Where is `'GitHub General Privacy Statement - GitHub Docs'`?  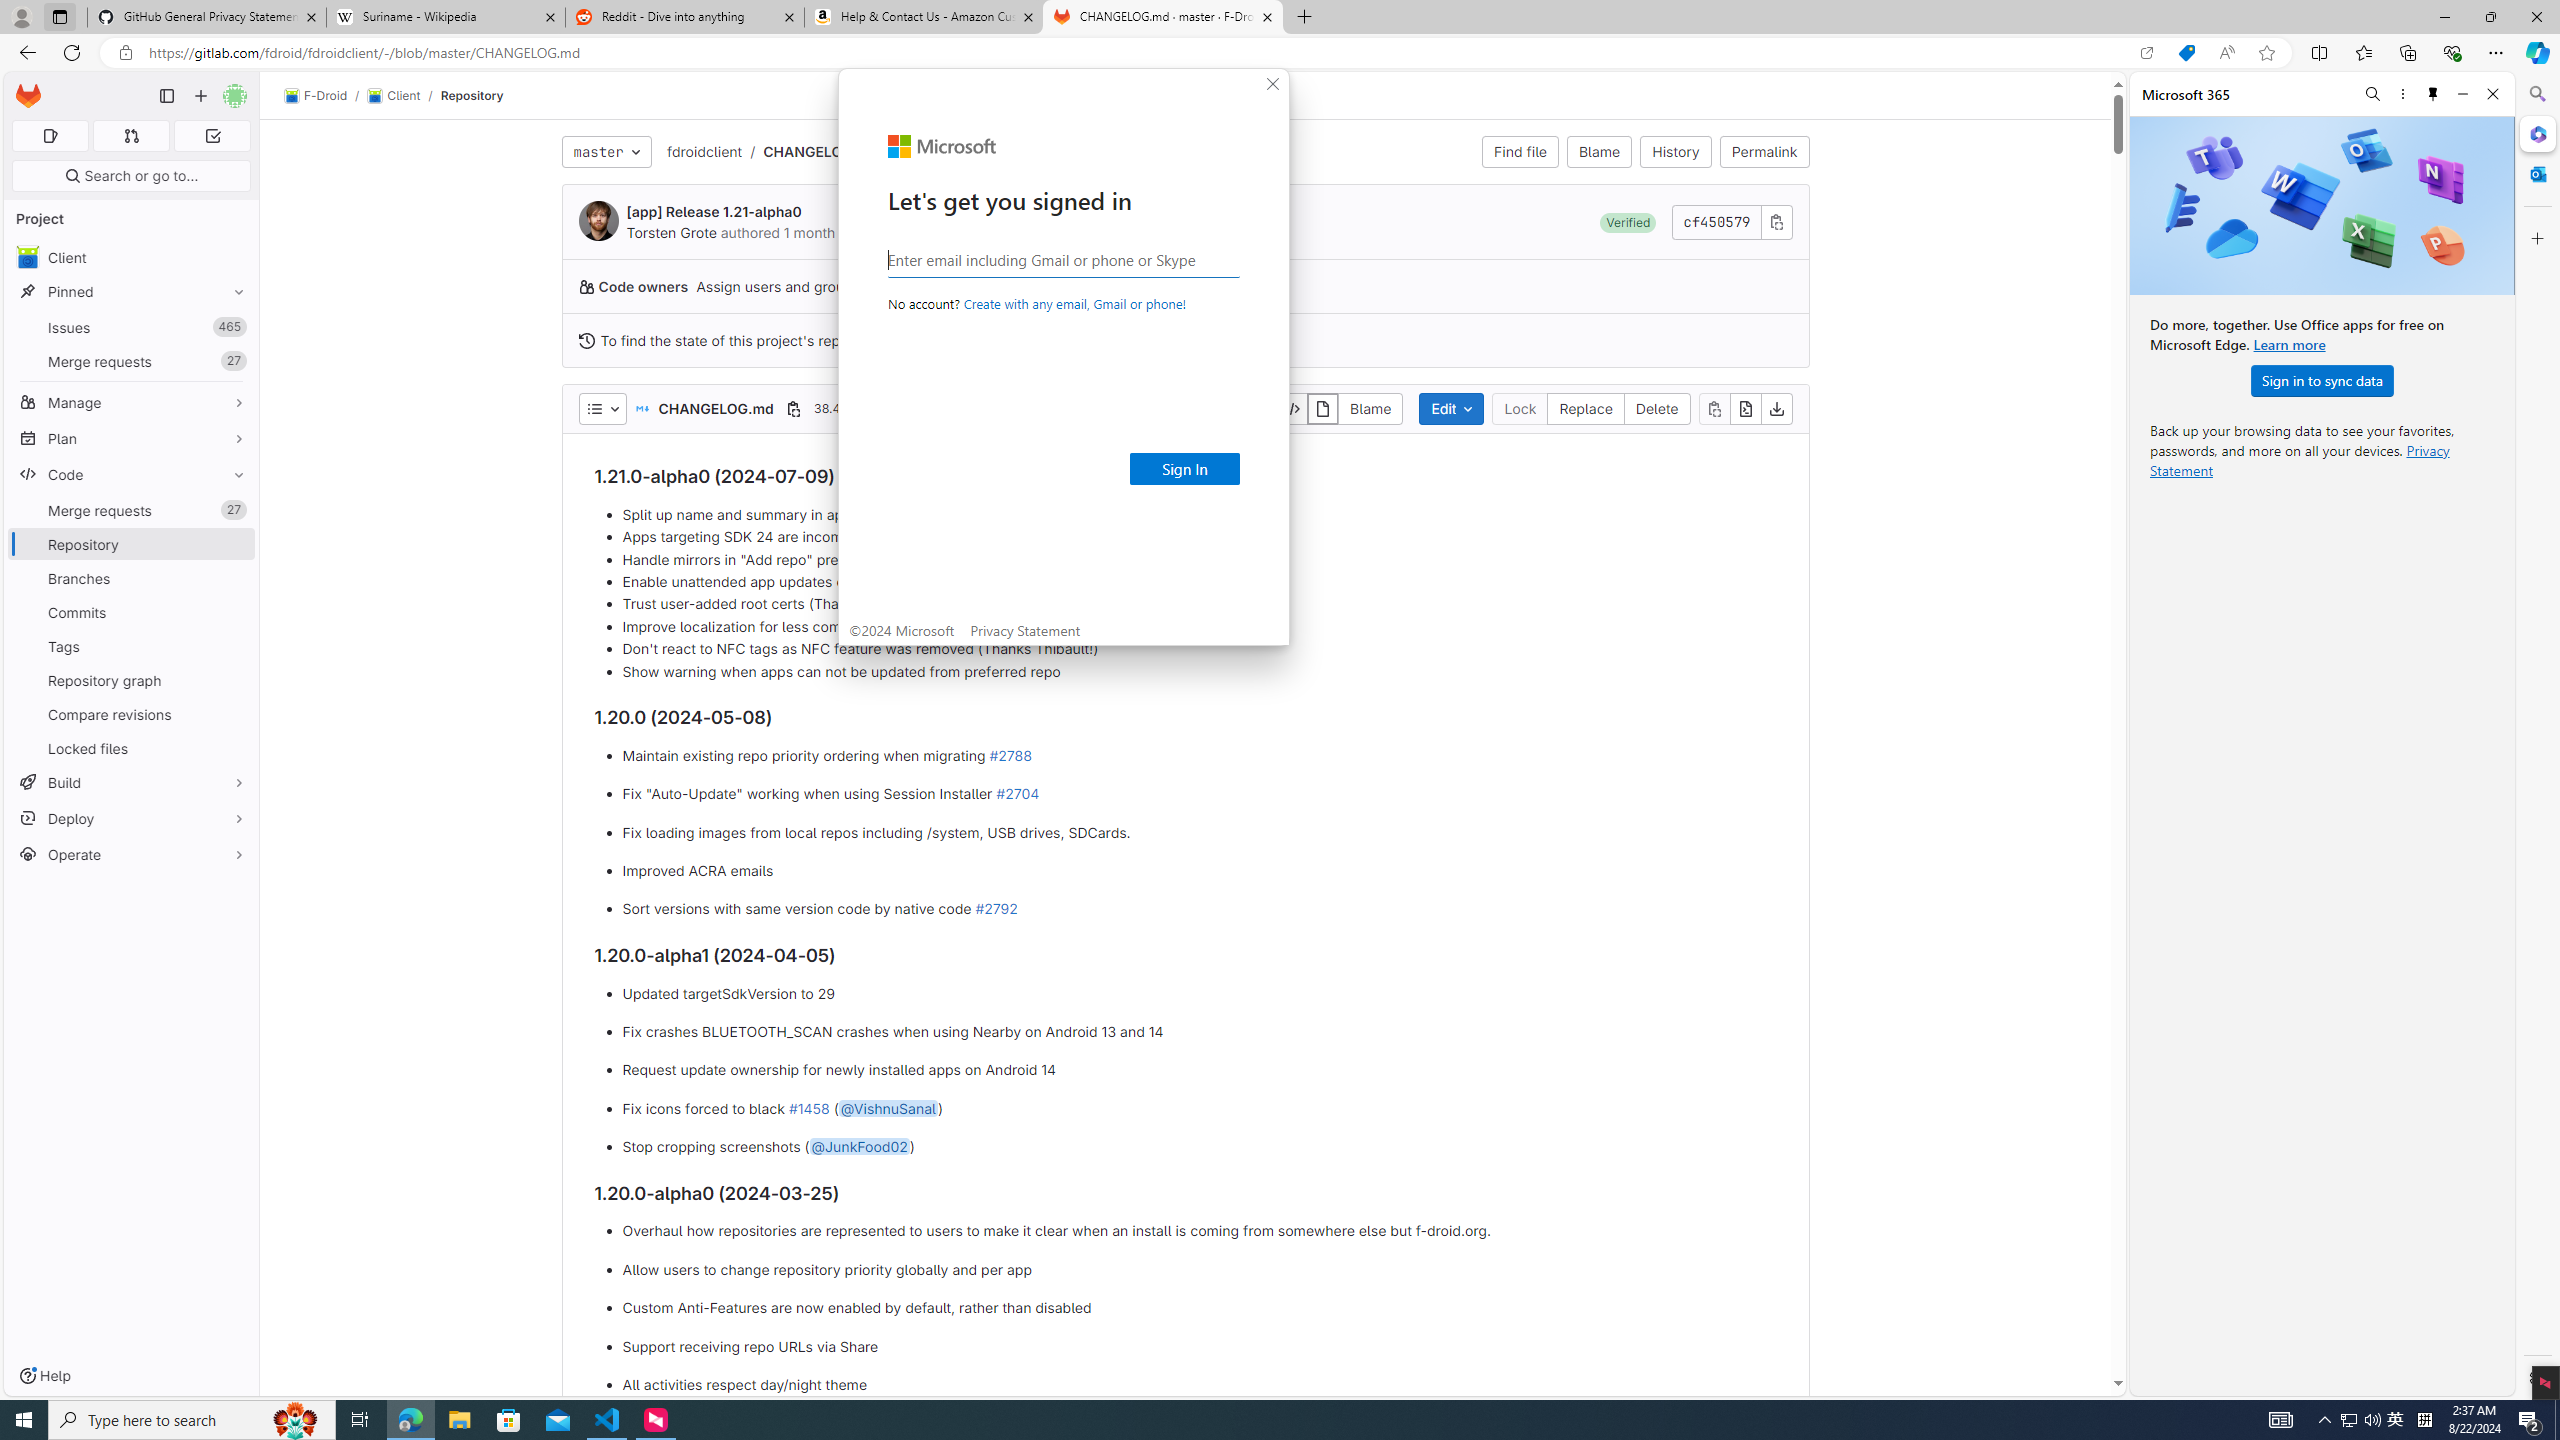 'GitHub General Privacy Statement - GitHub Docs' is located at coordinates (207, 16).